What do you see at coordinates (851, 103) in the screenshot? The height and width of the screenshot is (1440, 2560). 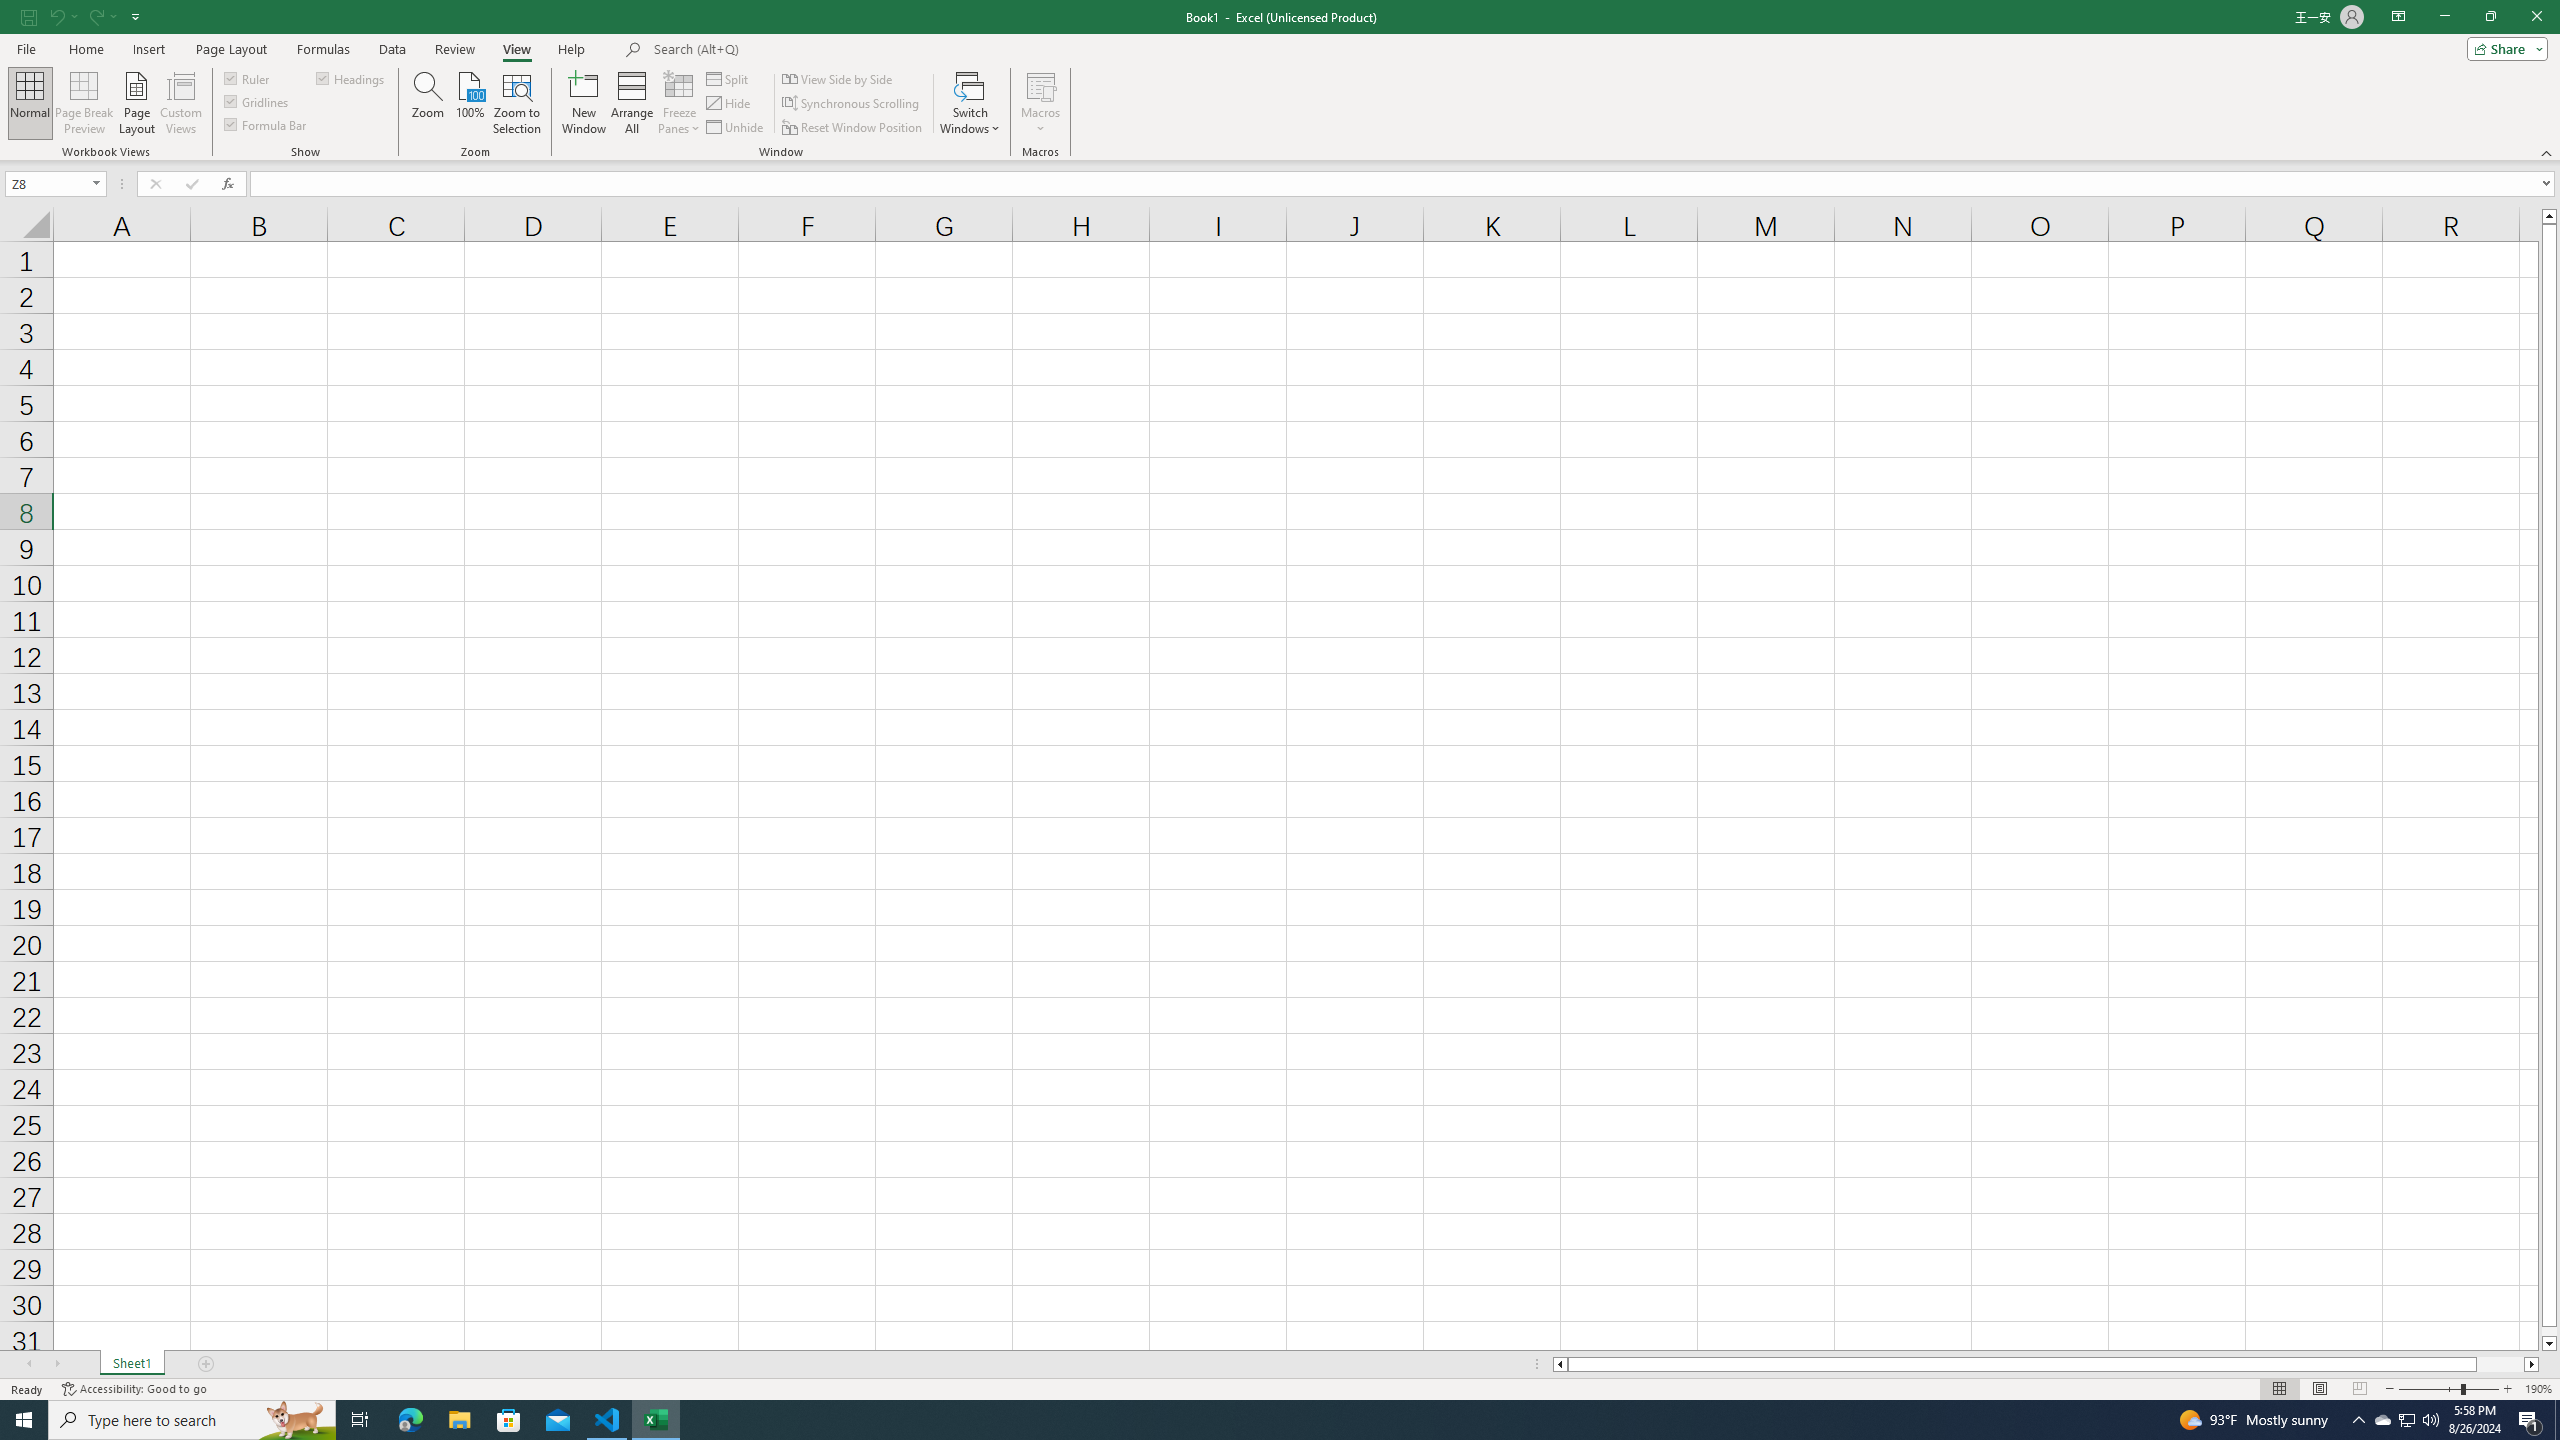 I see `'Synchronous Scrolling'` at bounding box center [851, 103].